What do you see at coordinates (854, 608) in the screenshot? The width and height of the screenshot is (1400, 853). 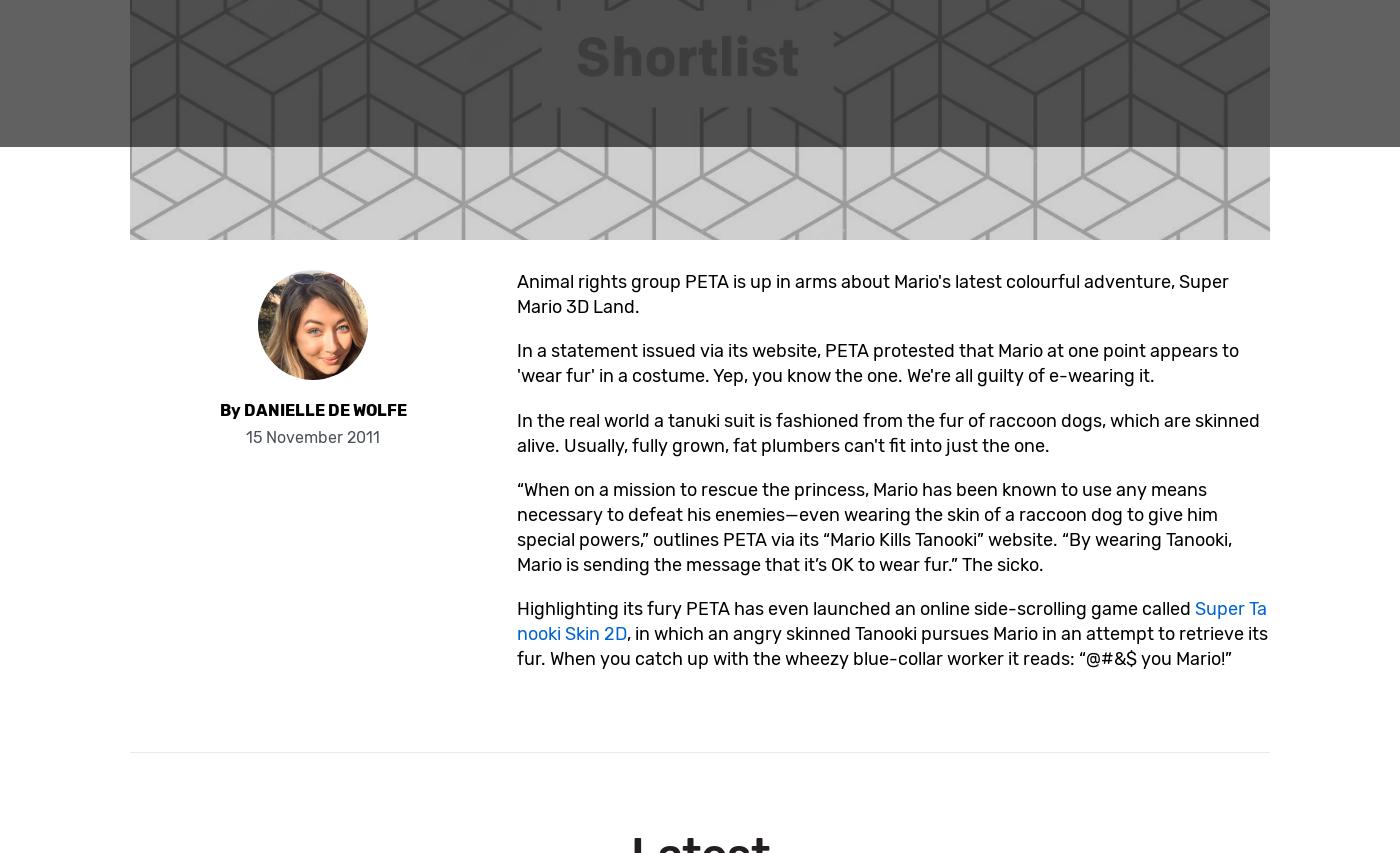 I see `'Highlighting its fury PETA has even launched an online side-scrolling game called'` at bounding box center [854, 608].